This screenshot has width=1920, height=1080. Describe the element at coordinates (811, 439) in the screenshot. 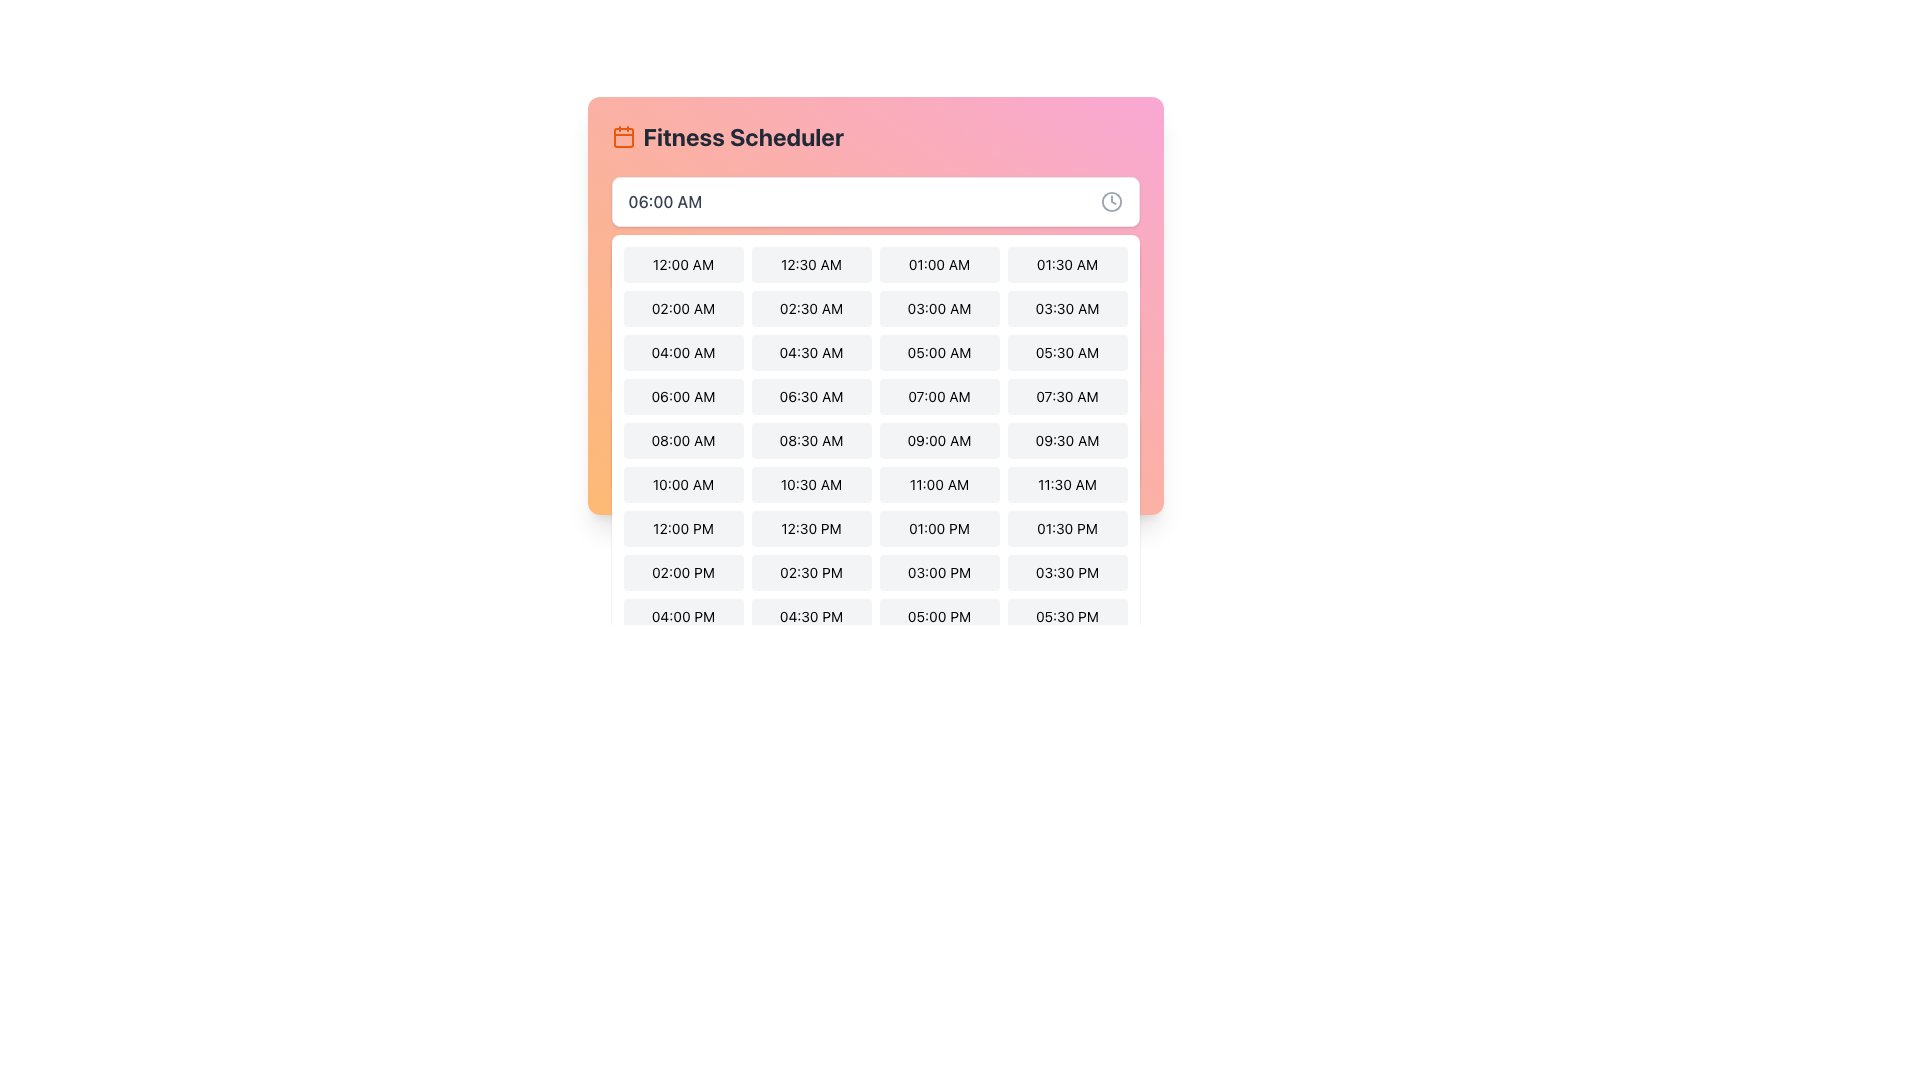

I see `the rectangular button labeled '08:30 AM' located in the fifth row and second column of the 'Fitness Scheduler' section` at that location.